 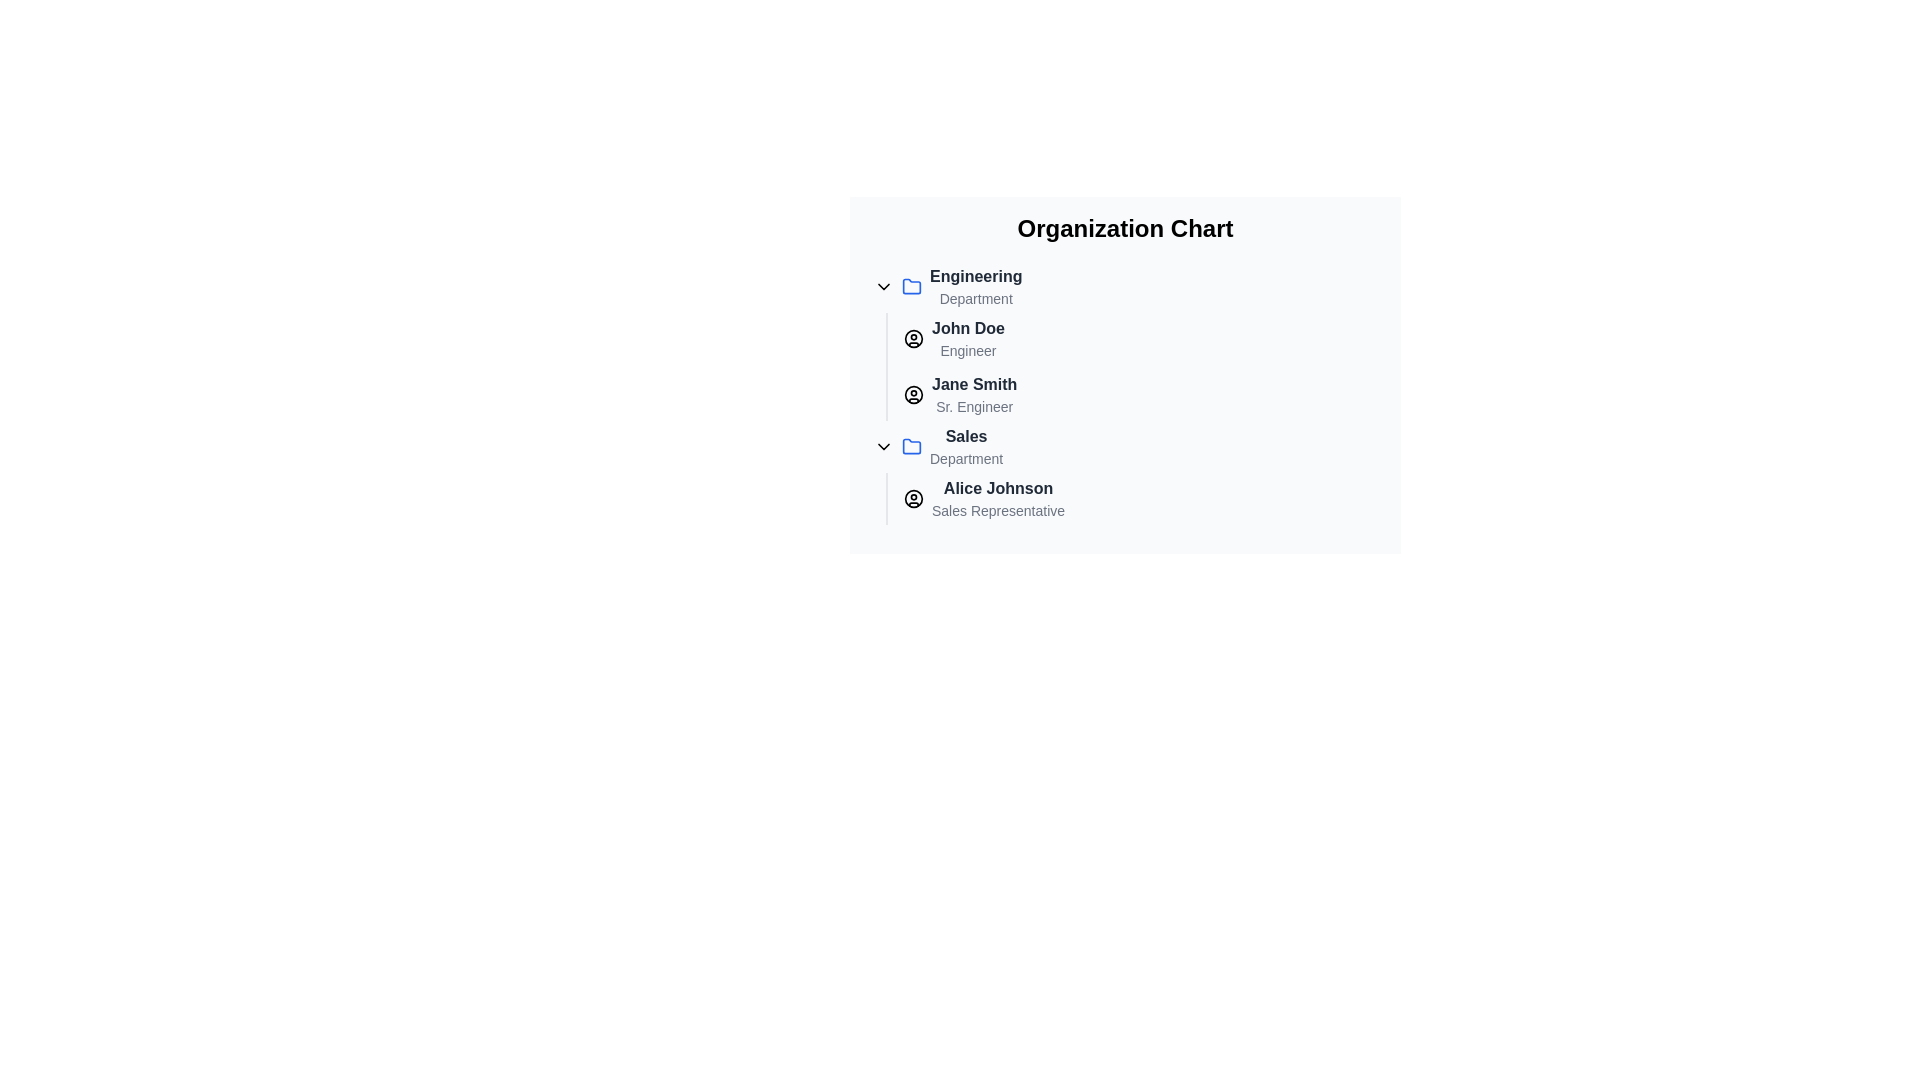 What do you see at coordinates (882, 446) in the screenshot?
I see `the downward-pointing chevron icon button located next to the text 'Sales'` at bounding box center [882, 446].